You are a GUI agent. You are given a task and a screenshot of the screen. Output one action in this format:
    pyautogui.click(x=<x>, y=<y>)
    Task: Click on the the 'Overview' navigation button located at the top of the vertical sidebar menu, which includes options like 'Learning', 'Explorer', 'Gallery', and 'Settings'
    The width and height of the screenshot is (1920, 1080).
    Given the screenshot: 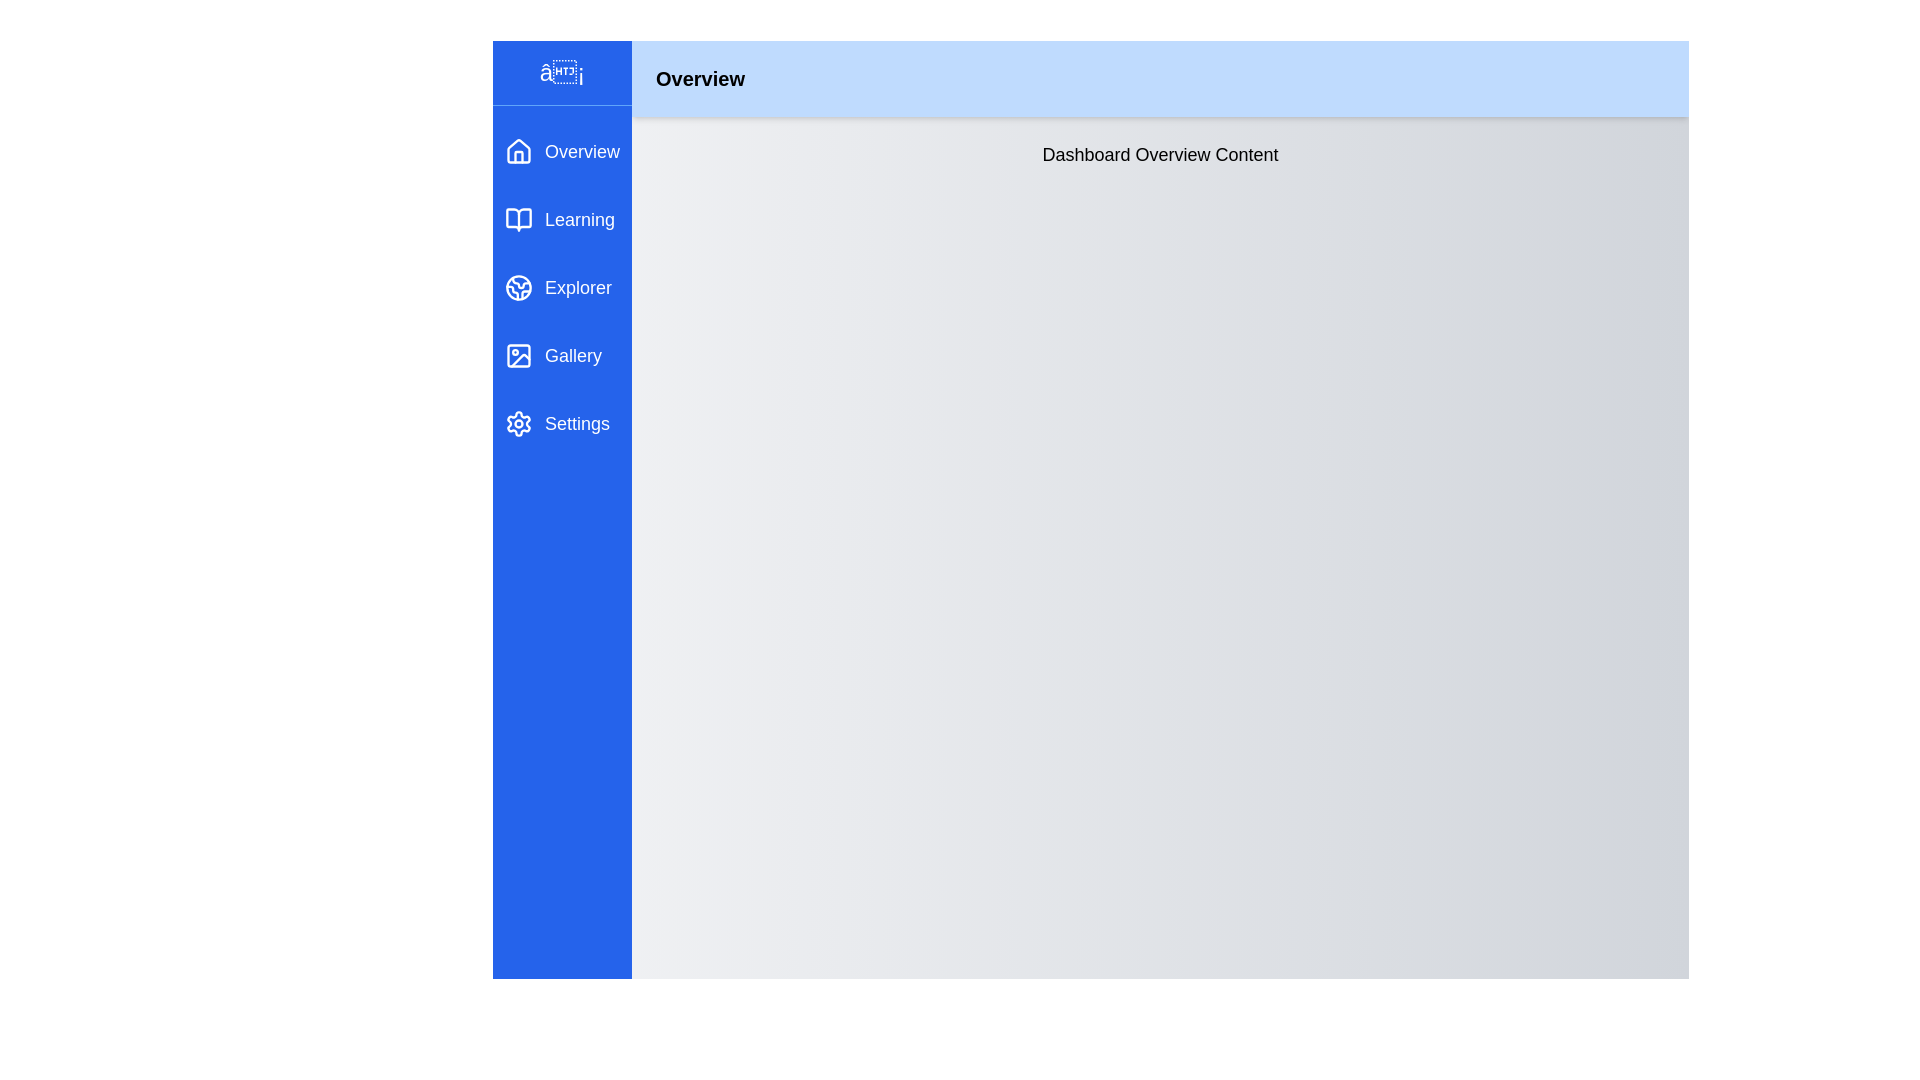 What is the action you would take?
    pyautogui.click(x=561, y=150)
    